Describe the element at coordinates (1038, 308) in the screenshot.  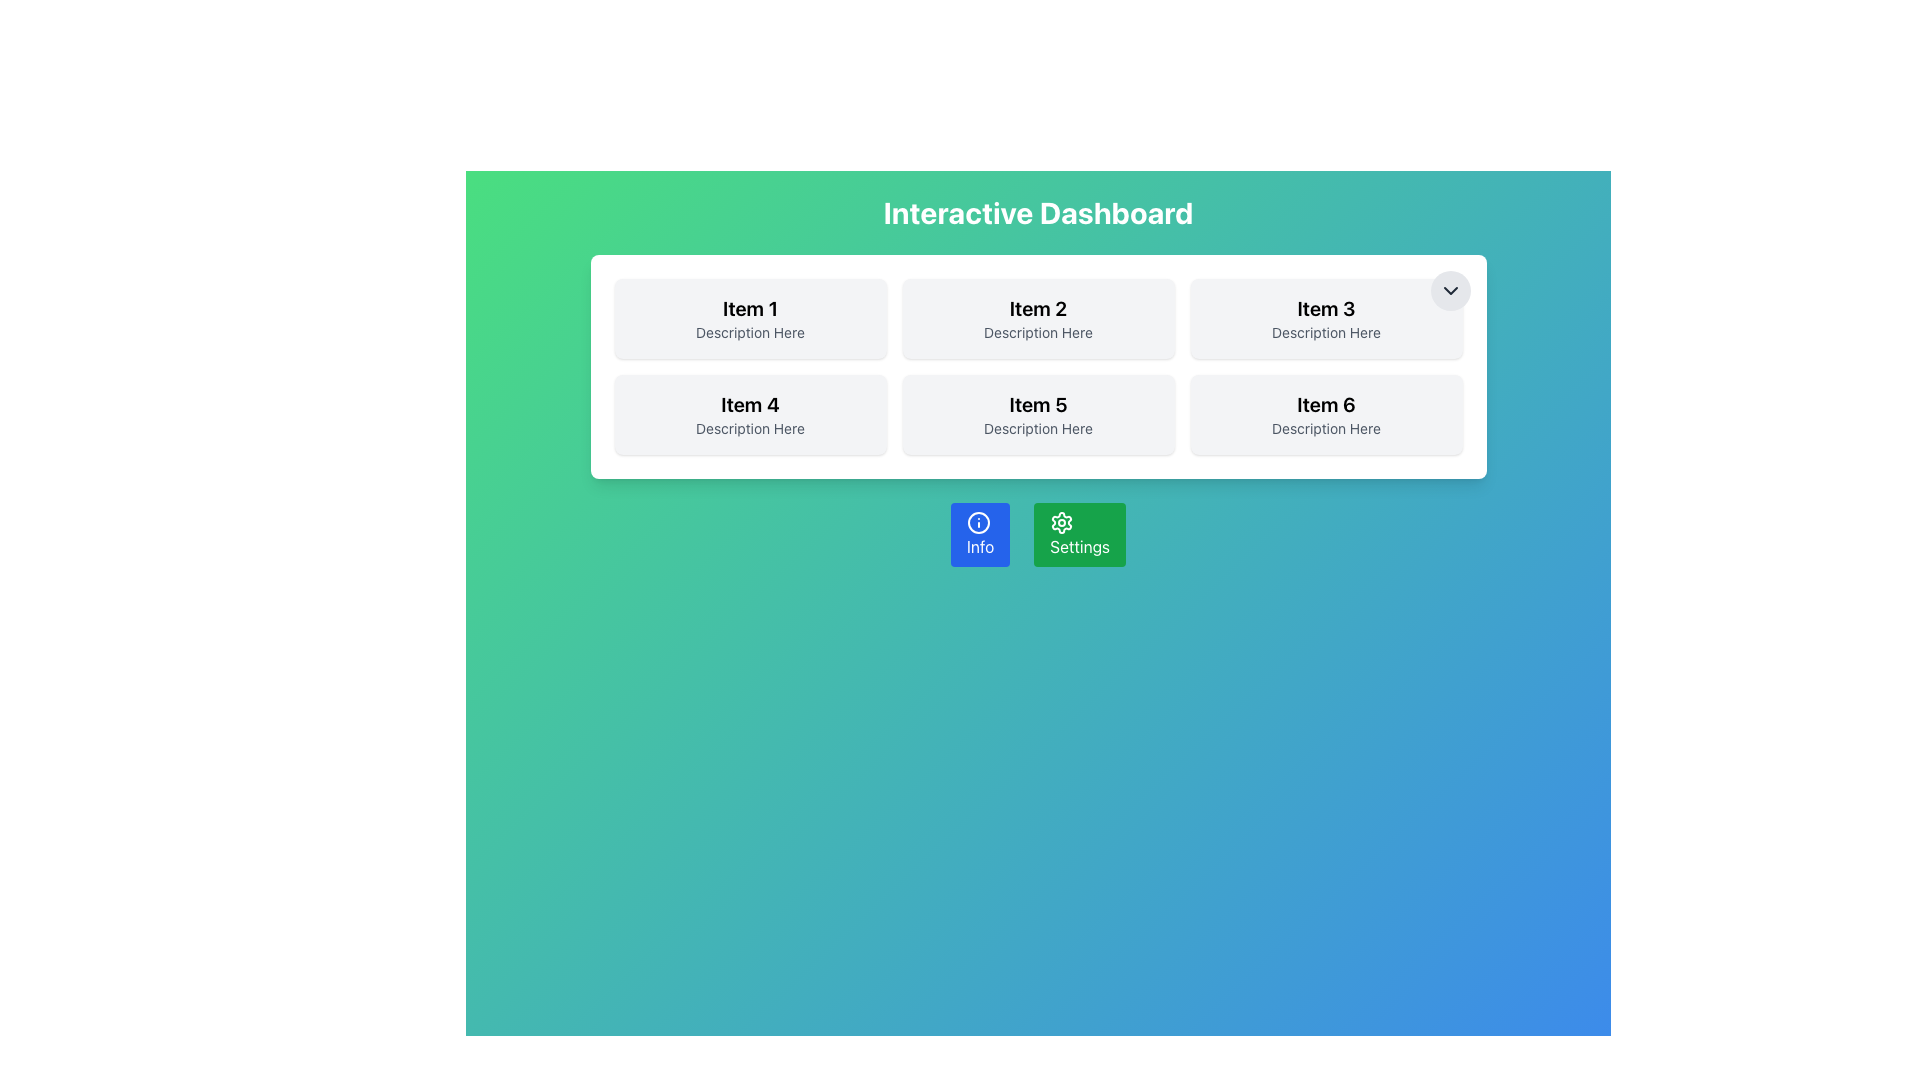
I see `the Static Text element displaying 'Item 2', which is formatted in bold and enlarged font, located in the top center of the section` at that location.